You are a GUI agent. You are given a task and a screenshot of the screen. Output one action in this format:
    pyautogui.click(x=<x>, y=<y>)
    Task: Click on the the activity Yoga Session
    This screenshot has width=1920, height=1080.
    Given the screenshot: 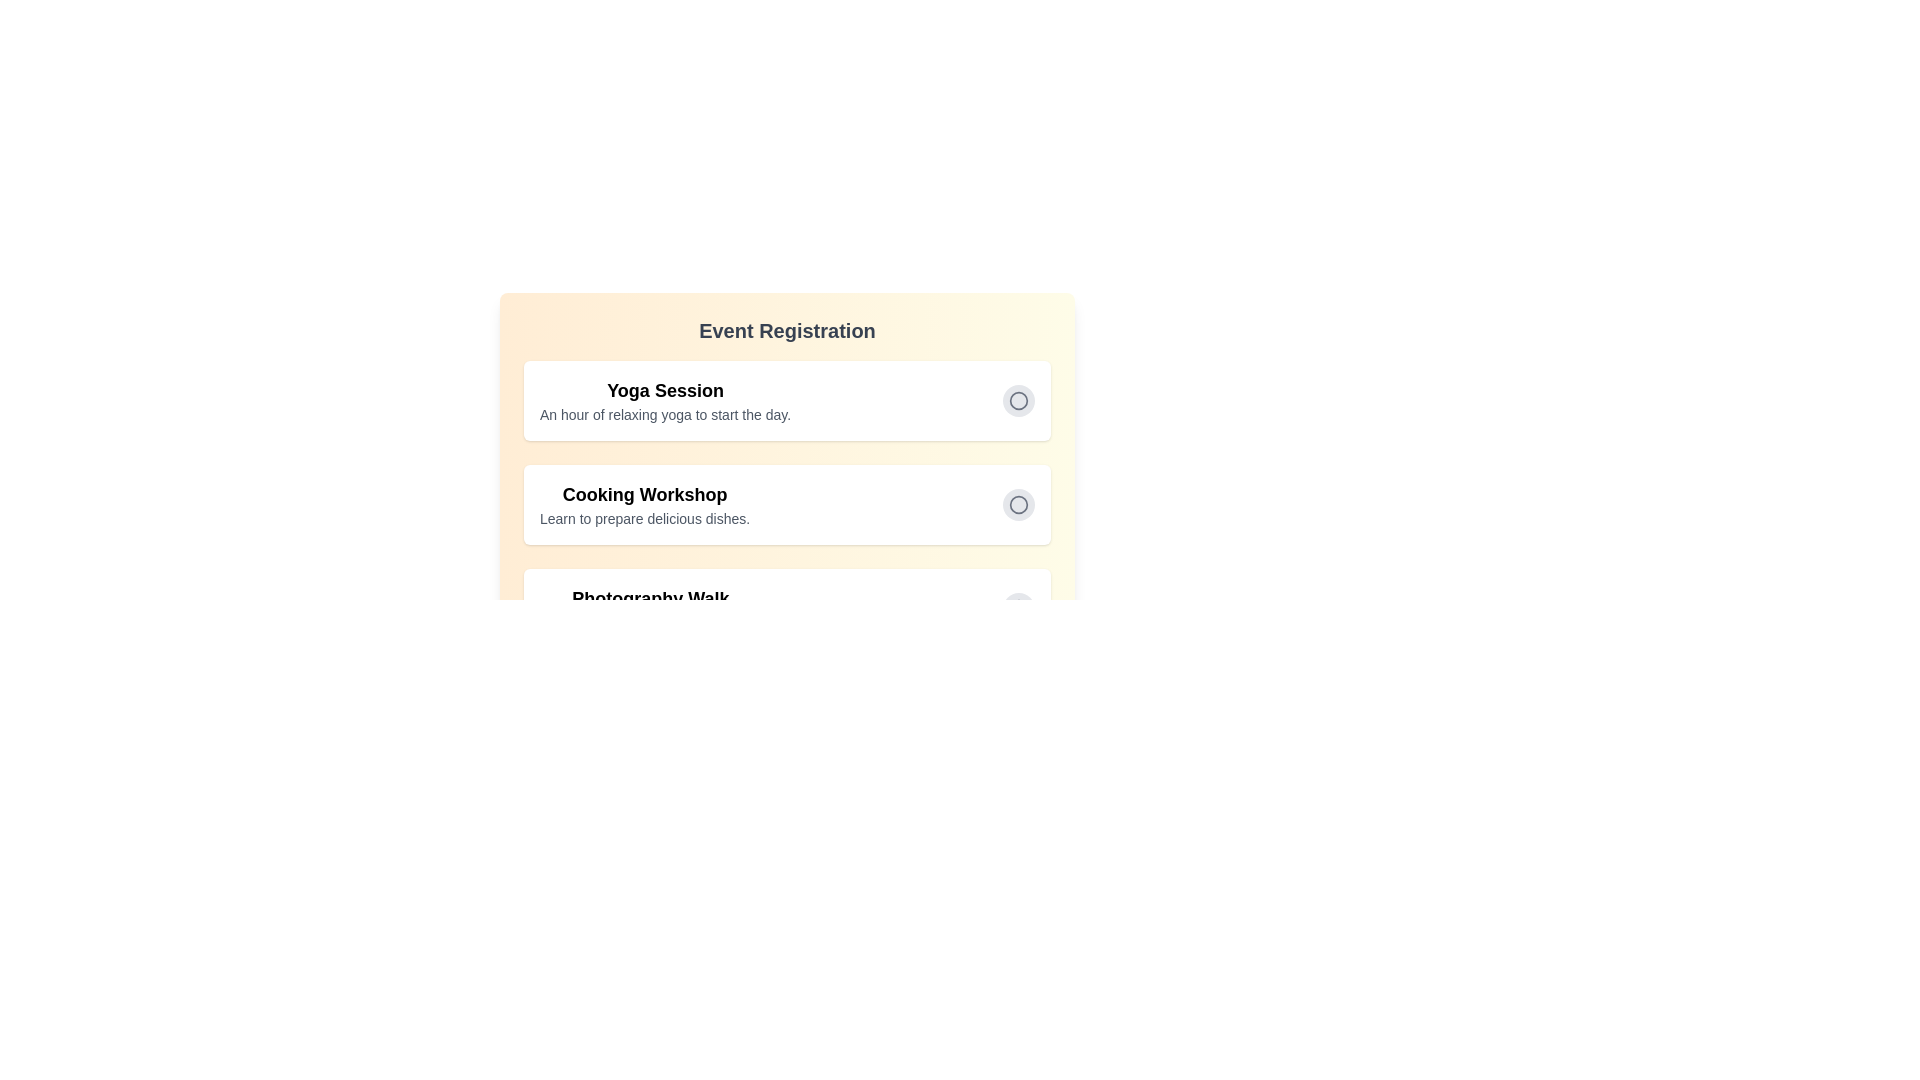 What is the action you would take?
    pyautogui.click(x=1018, y=401)
    